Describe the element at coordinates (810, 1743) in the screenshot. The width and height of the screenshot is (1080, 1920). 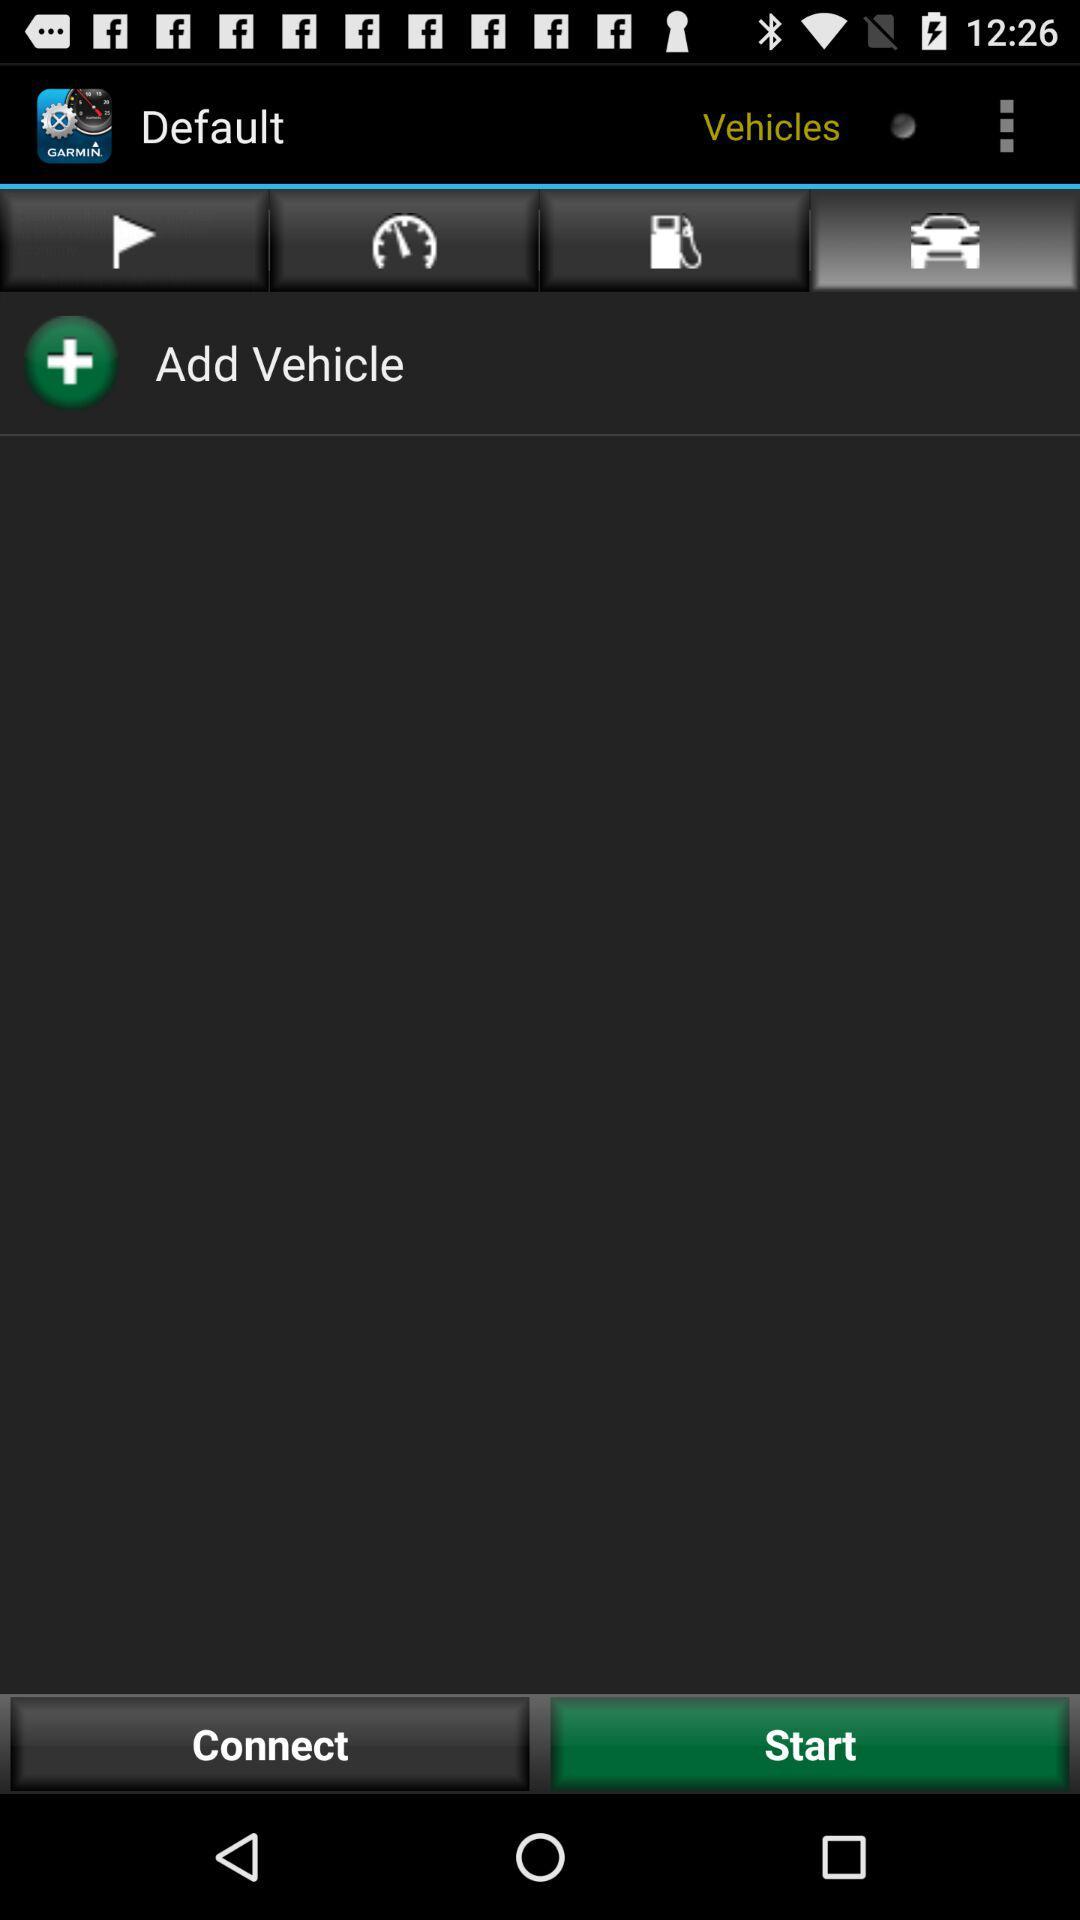
I see `item next to connect icon` at that location.